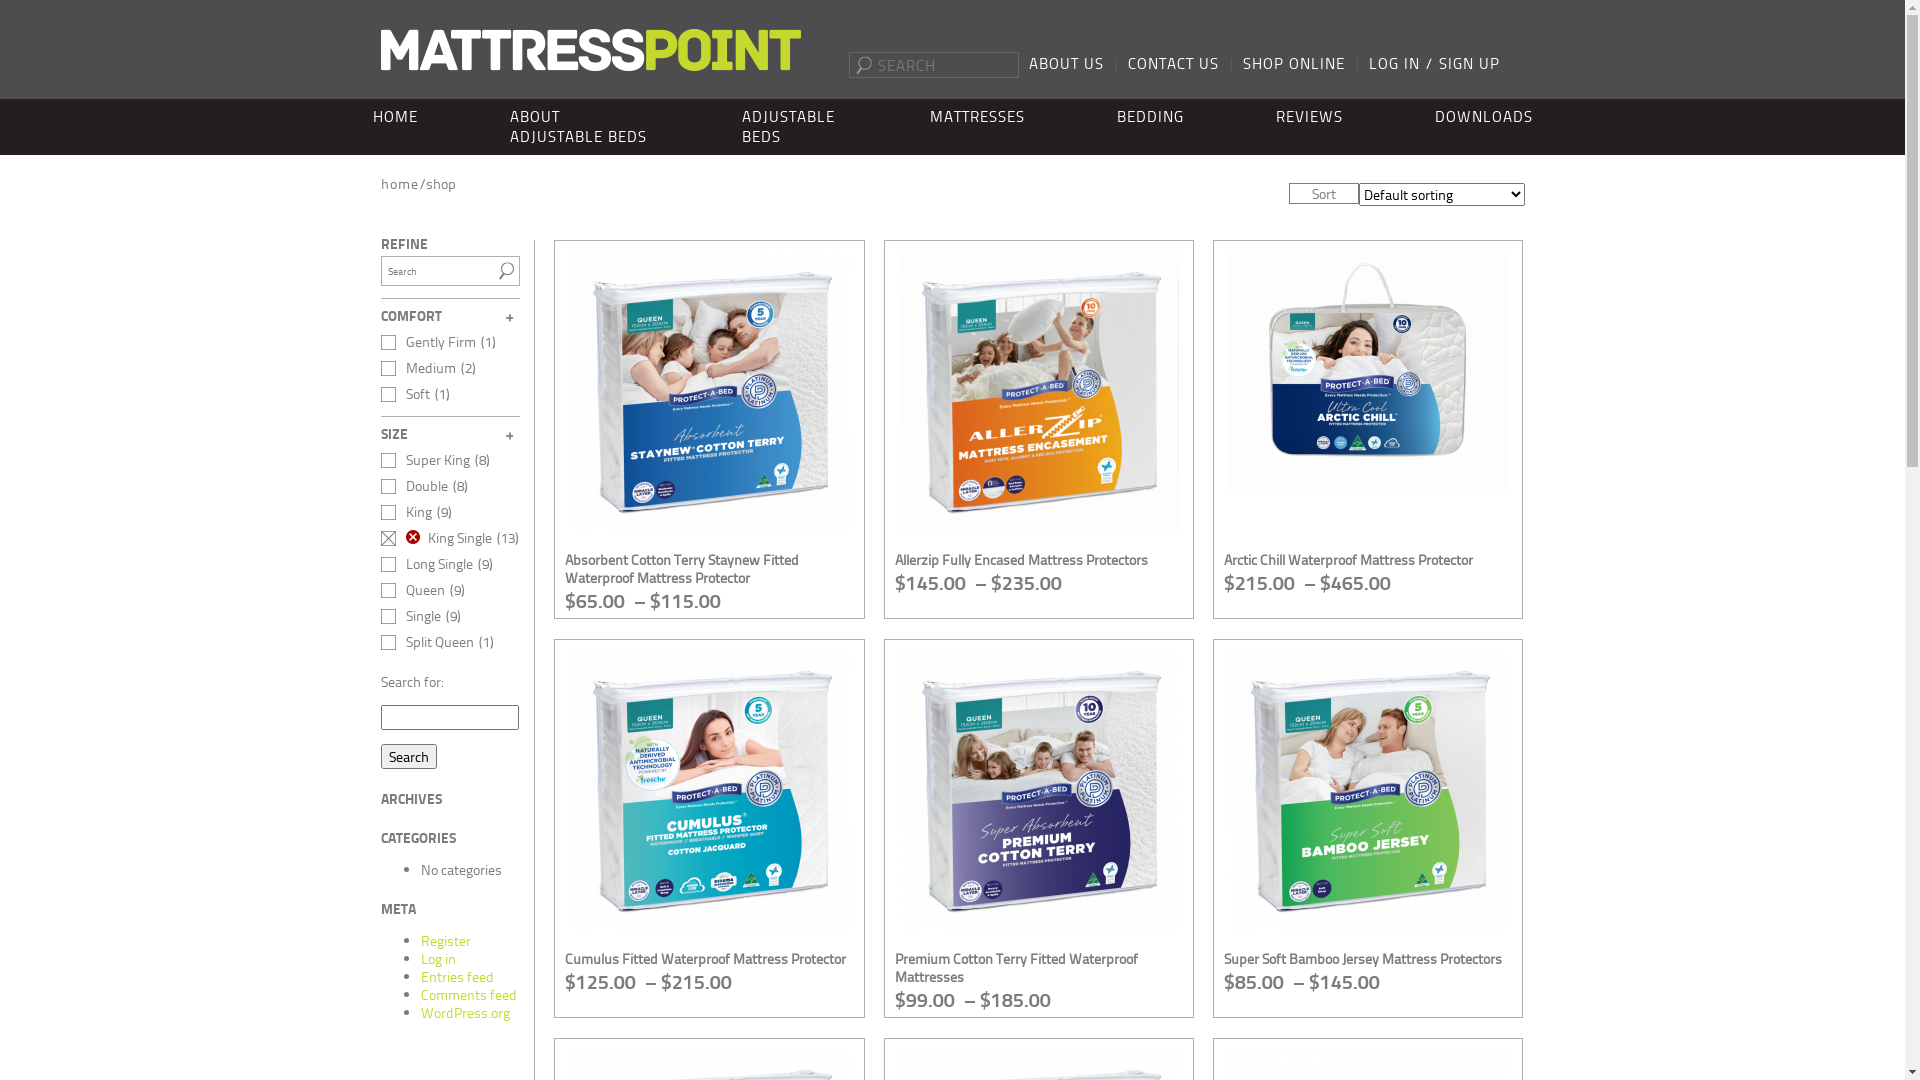 This screenshot has width=1920, height=1080. What do you see at coordinates (435, 536) in the screenshot?
I see `'King Single'` at bounding box center [435, 536].